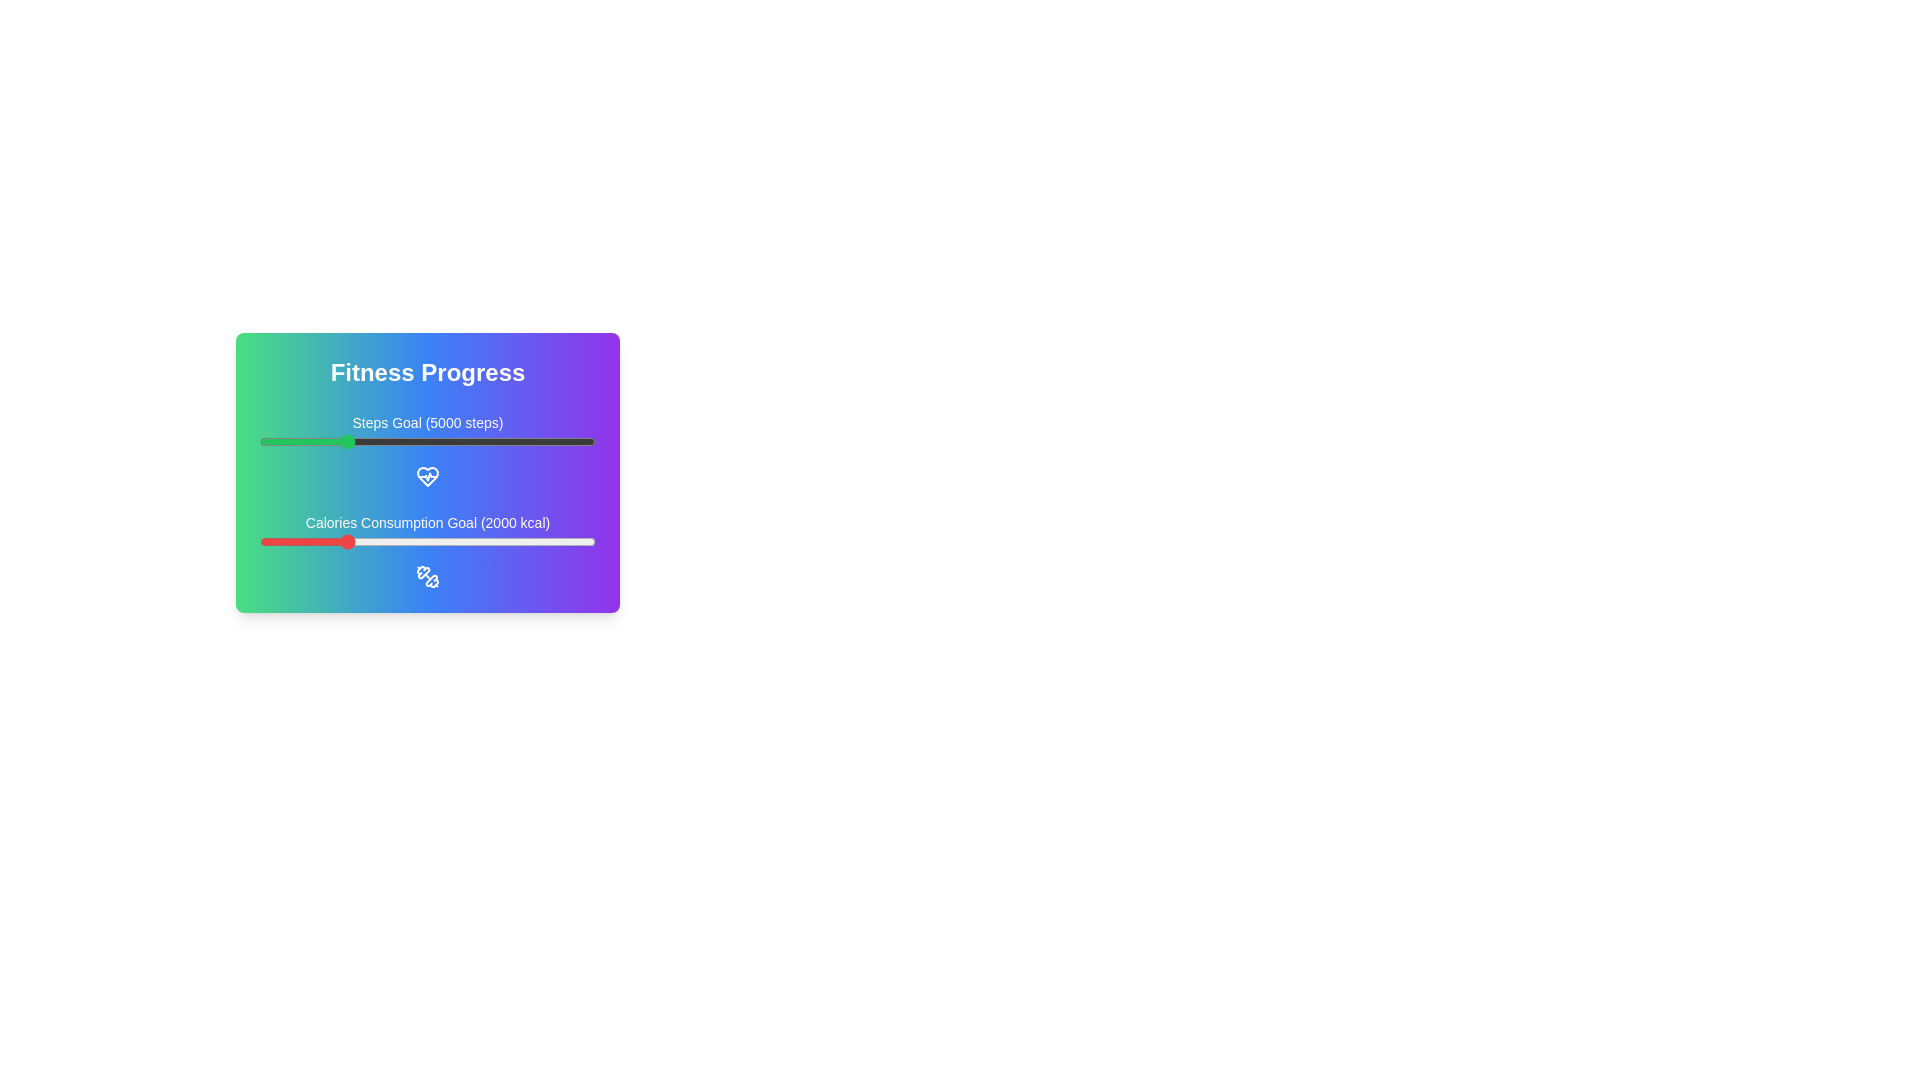 This screenshot has width=1920, height=1080. I want to click on the range slider located below the label 'Steps Goal (5000 steps)' to set a value, so click(426, 441).